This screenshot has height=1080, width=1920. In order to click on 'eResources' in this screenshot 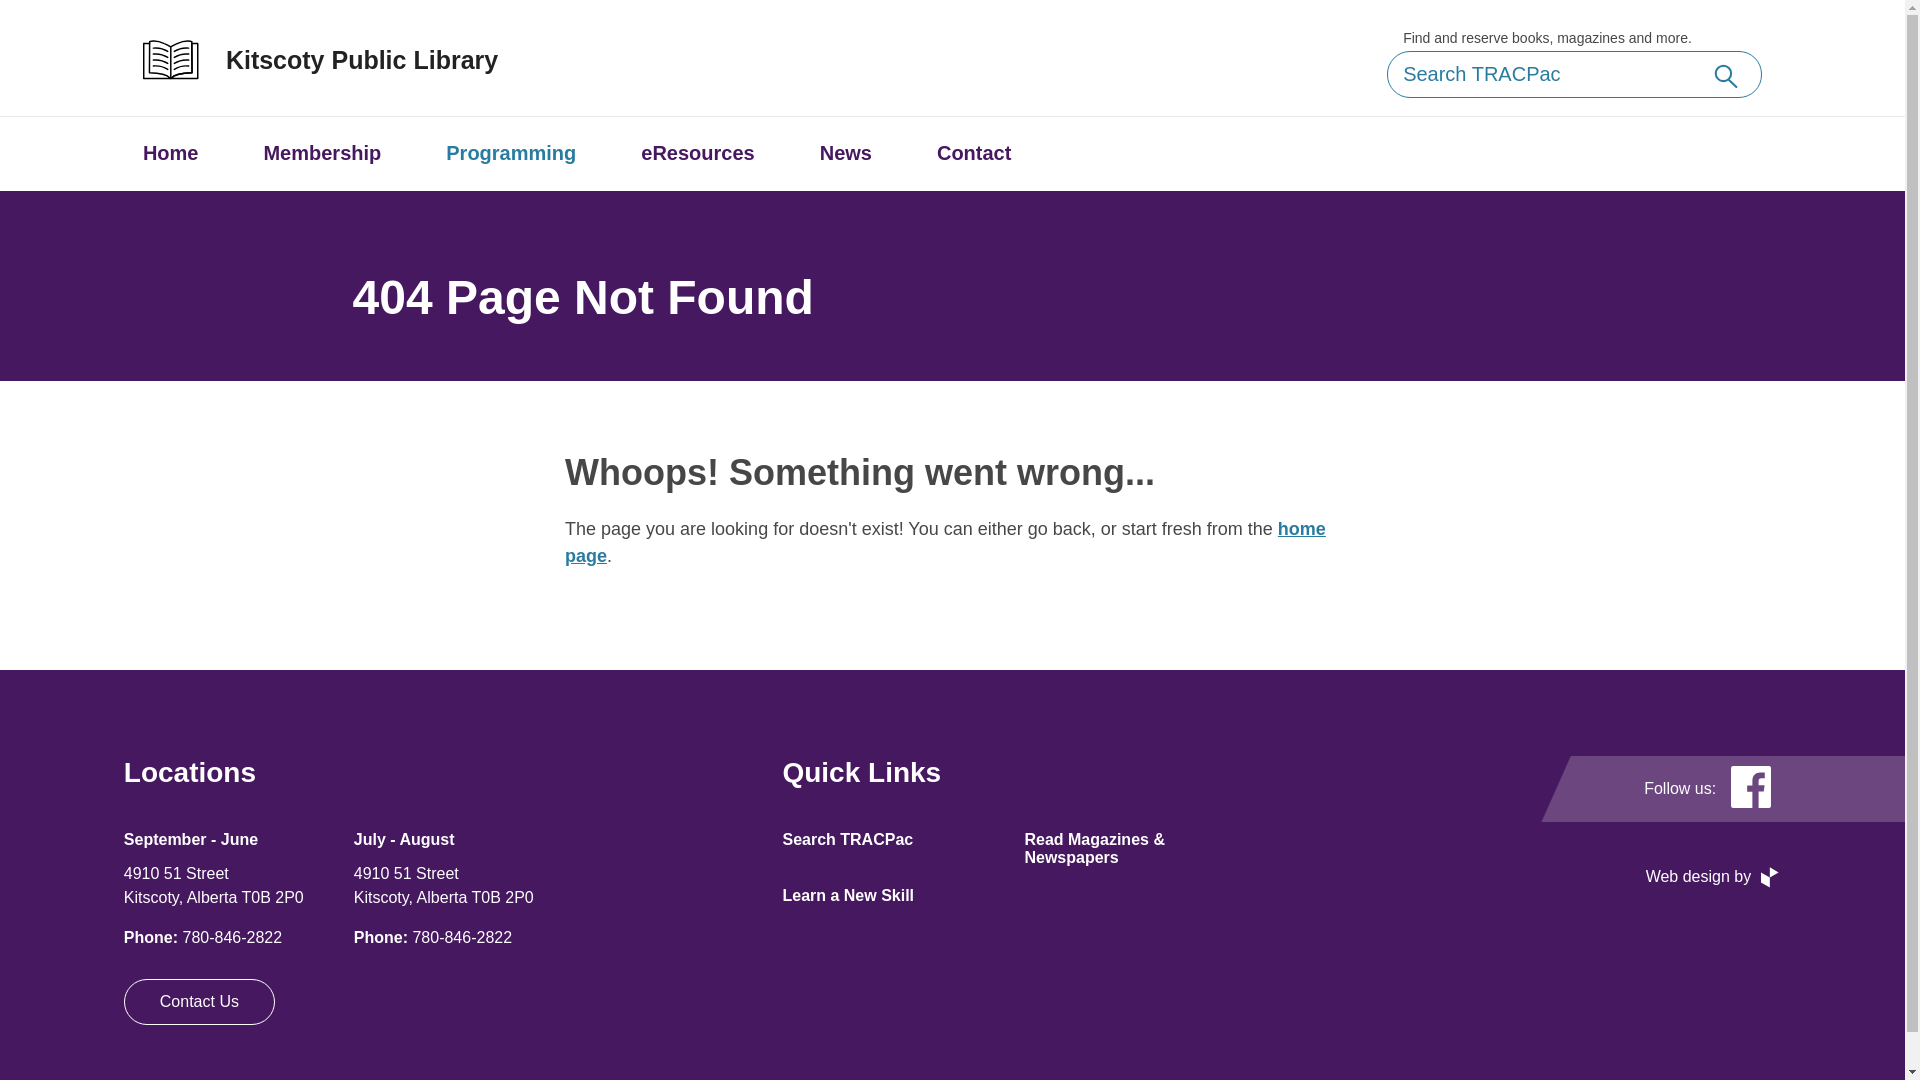, I will do `click(697, 152)`.